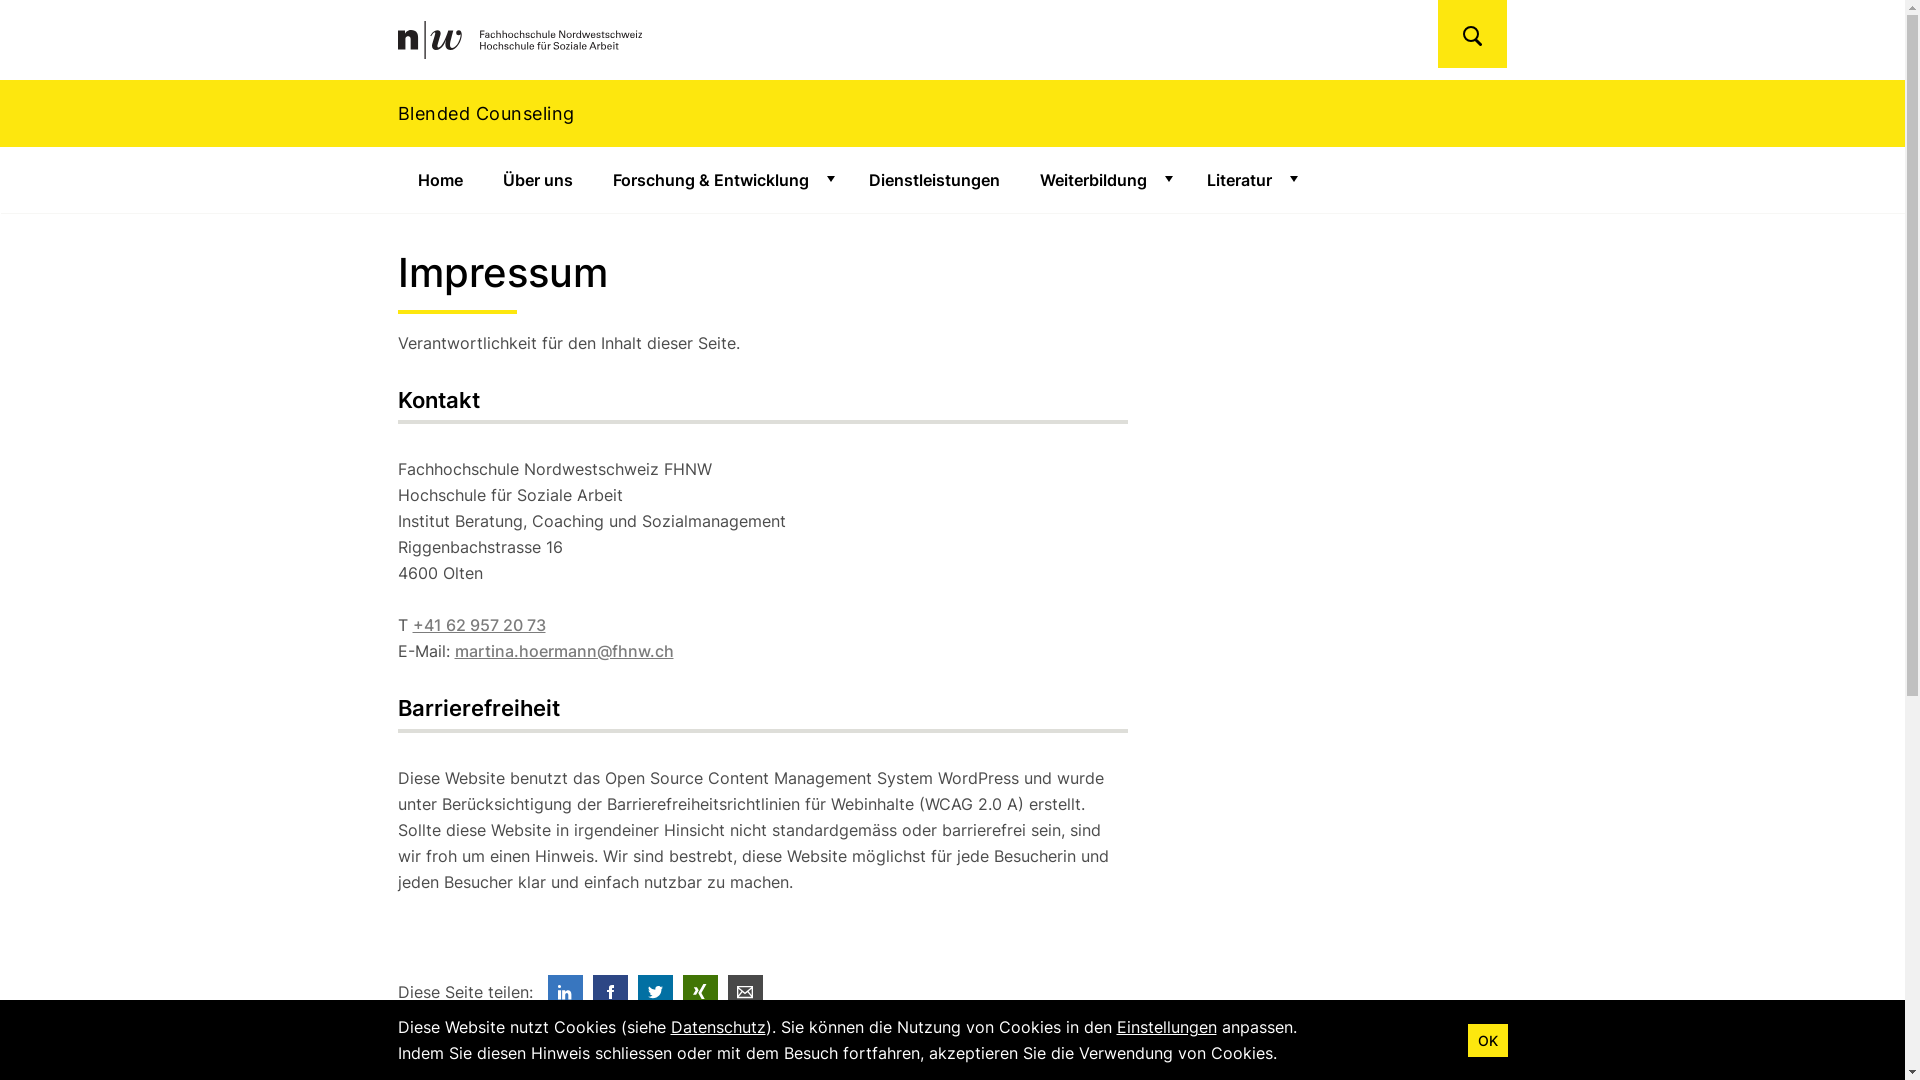 Image resolution: width=1920 pixels, height=1080 pixels. I want to click on 'Einstellungen', so click(1166, 1026).